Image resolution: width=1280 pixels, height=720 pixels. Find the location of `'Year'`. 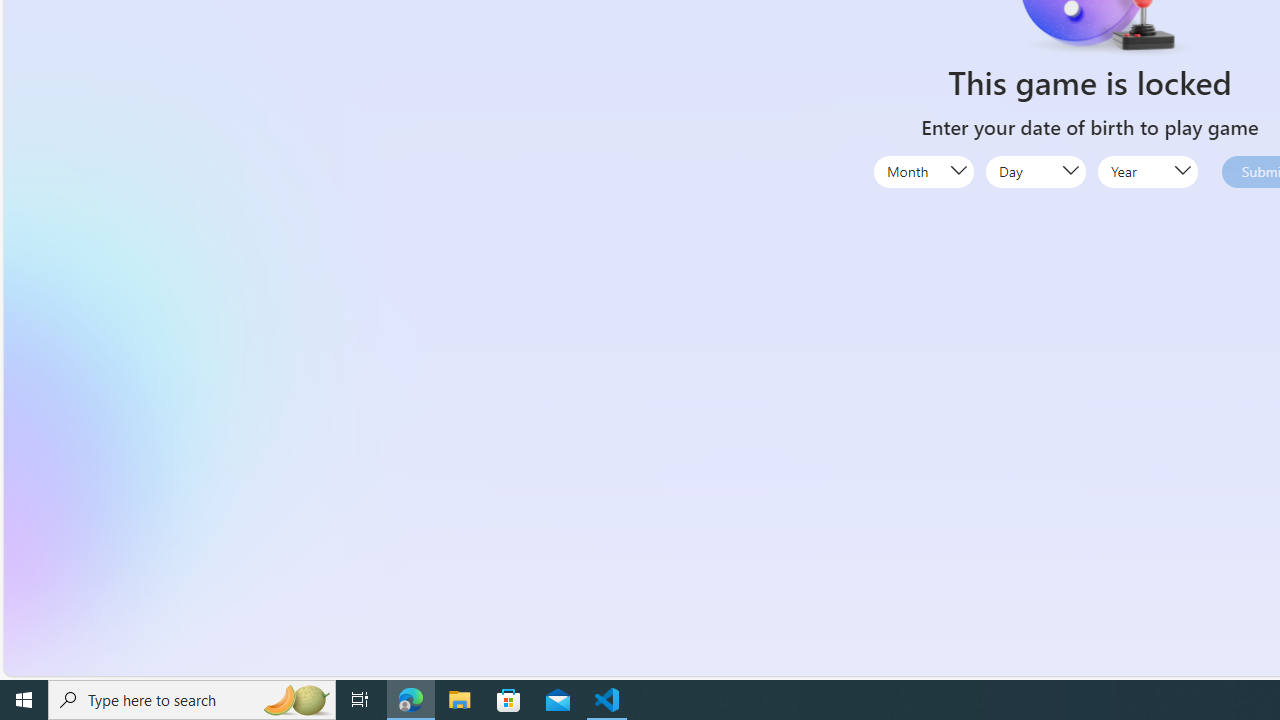

'Year' is located at coordinates (1148, 170).